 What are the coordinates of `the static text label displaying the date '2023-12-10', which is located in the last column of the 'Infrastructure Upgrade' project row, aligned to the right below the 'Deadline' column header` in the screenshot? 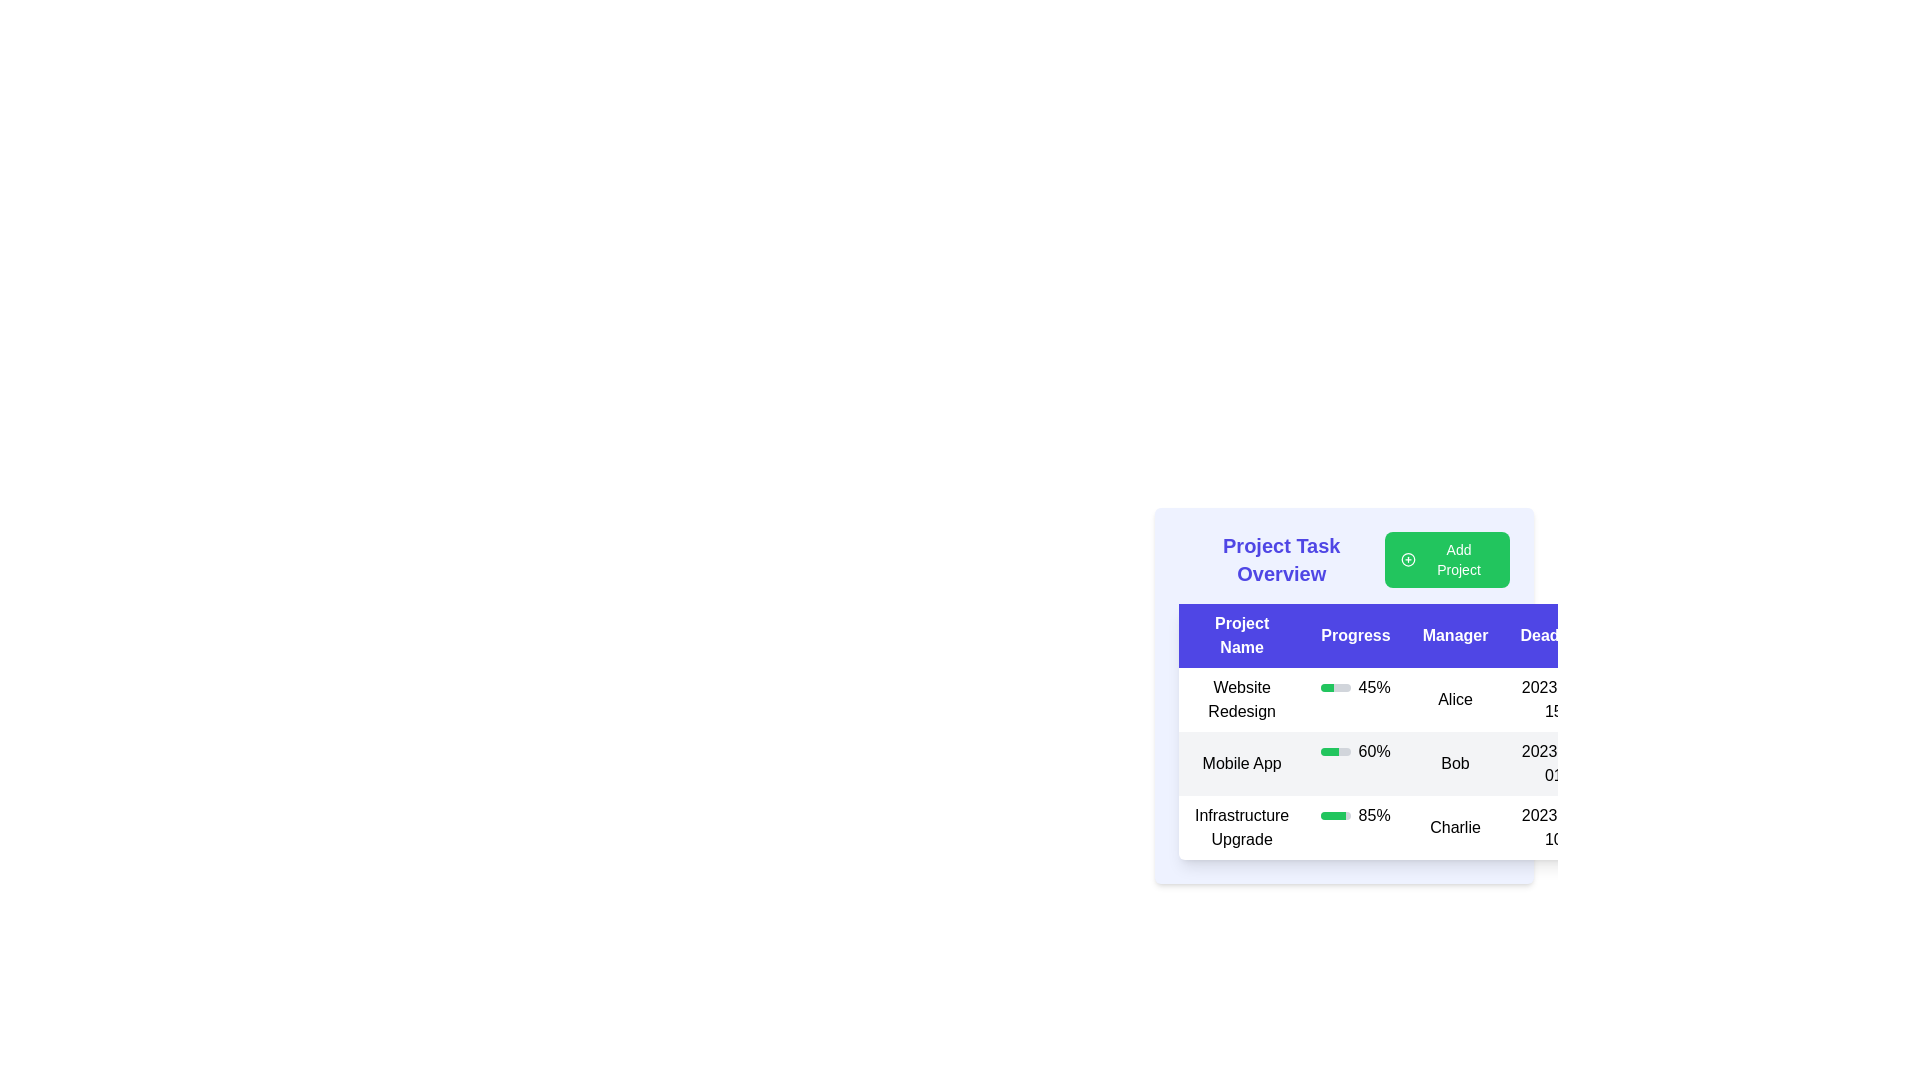 It's located at (1552, 828).